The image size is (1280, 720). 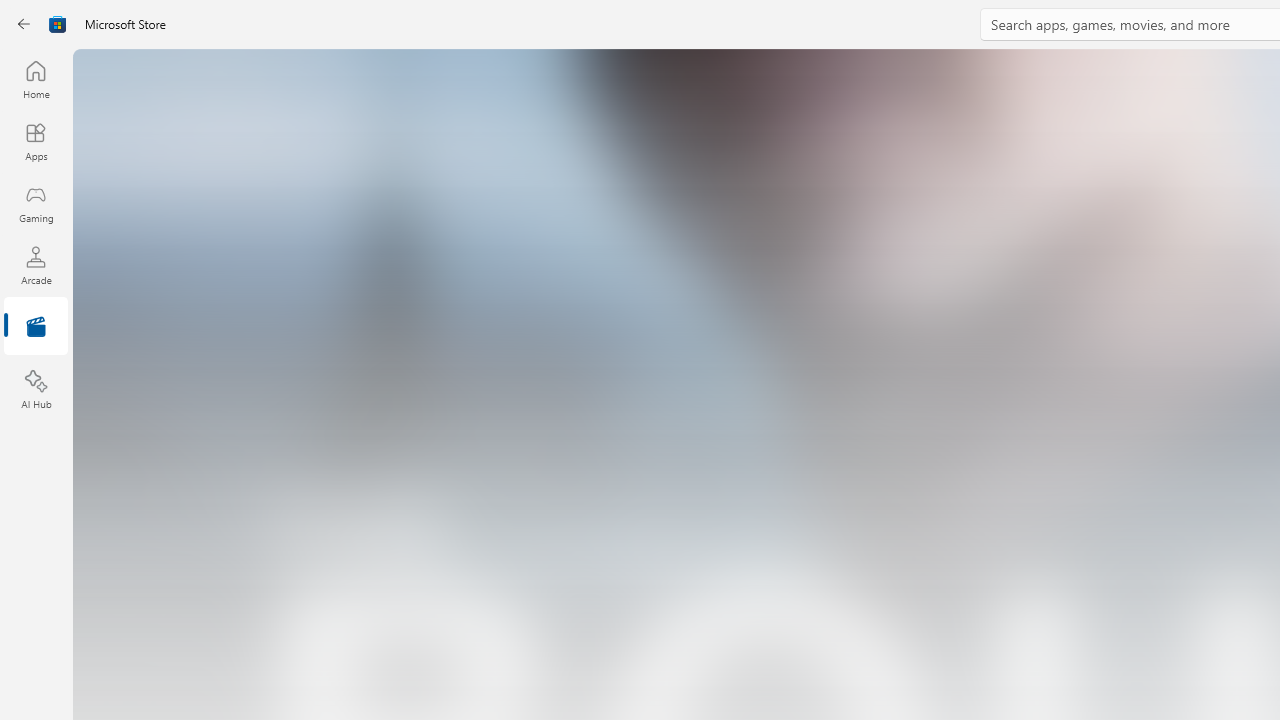 I want to click on 'Entertainment', so click(x=35, y=326).